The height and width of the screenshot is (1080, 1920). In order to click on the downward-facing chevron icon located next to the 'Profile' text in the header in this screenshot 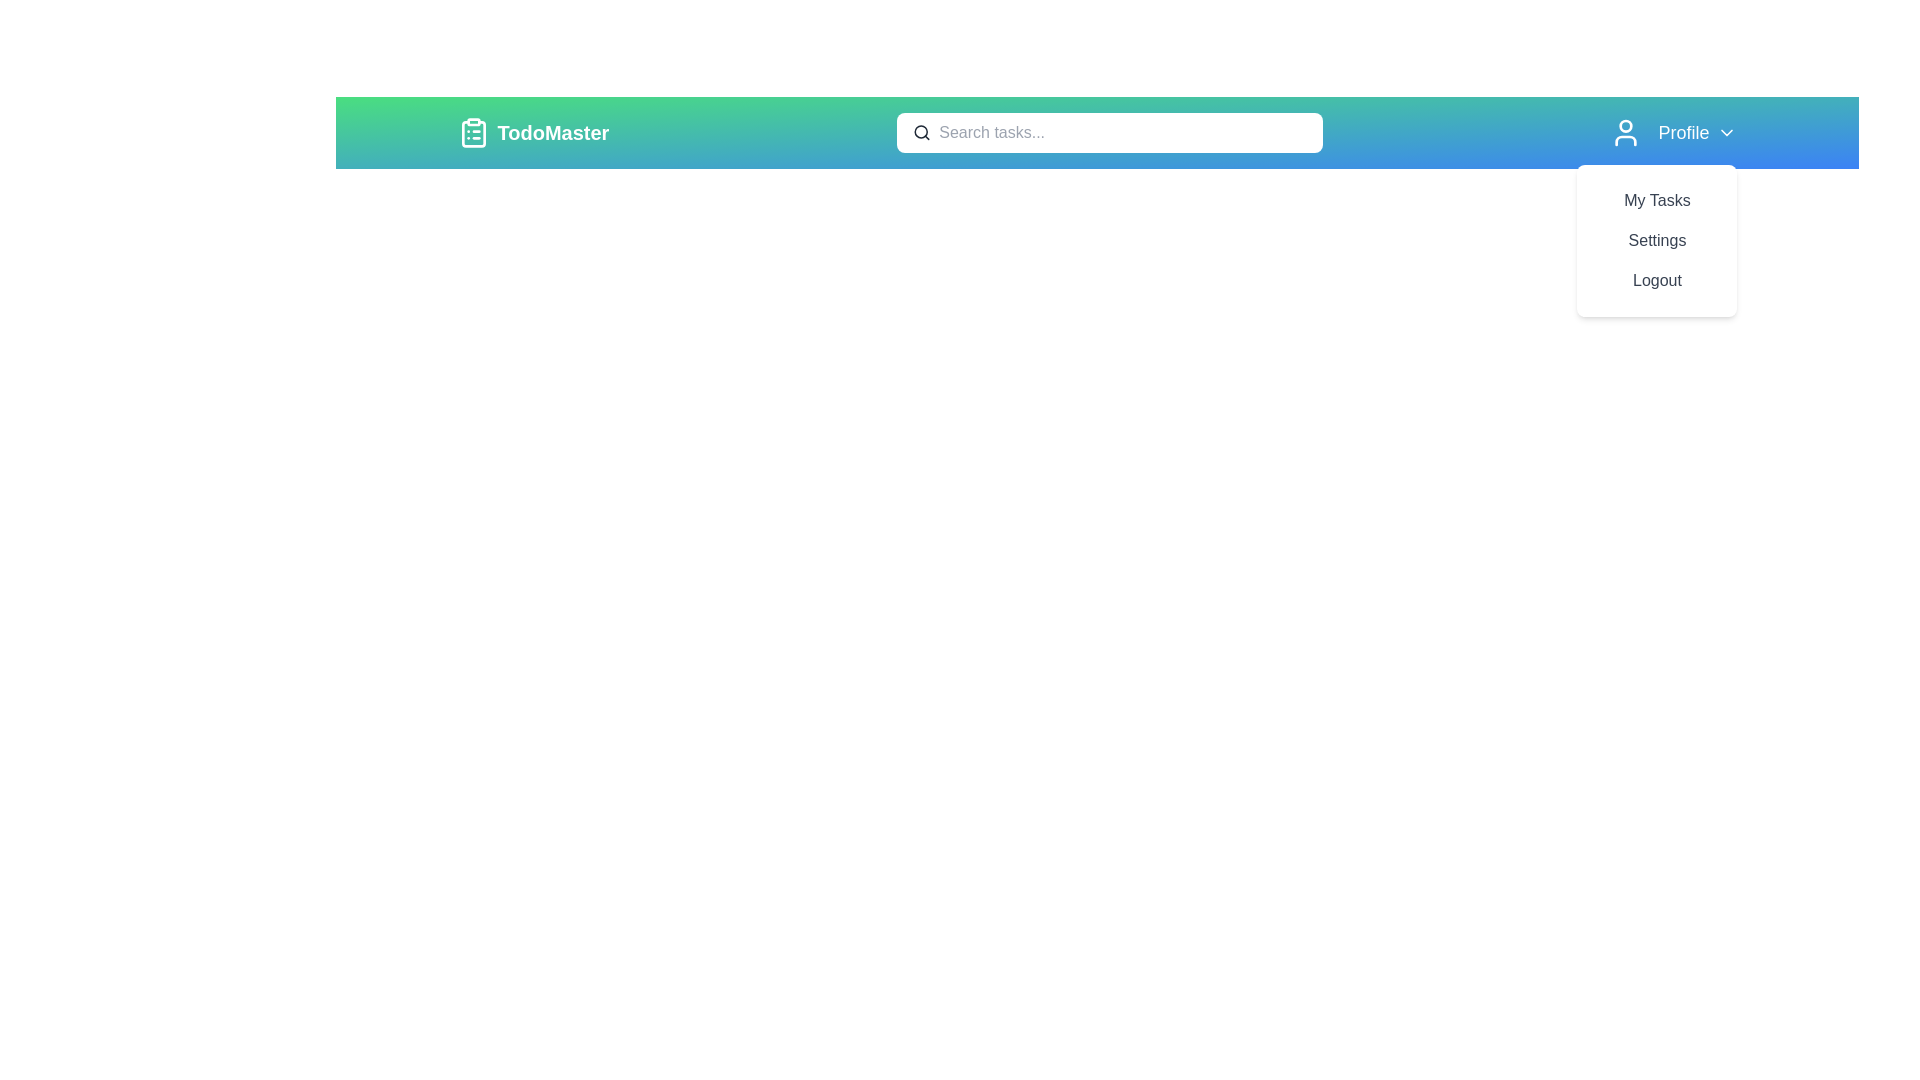, I will do `click(1726, 132)`.